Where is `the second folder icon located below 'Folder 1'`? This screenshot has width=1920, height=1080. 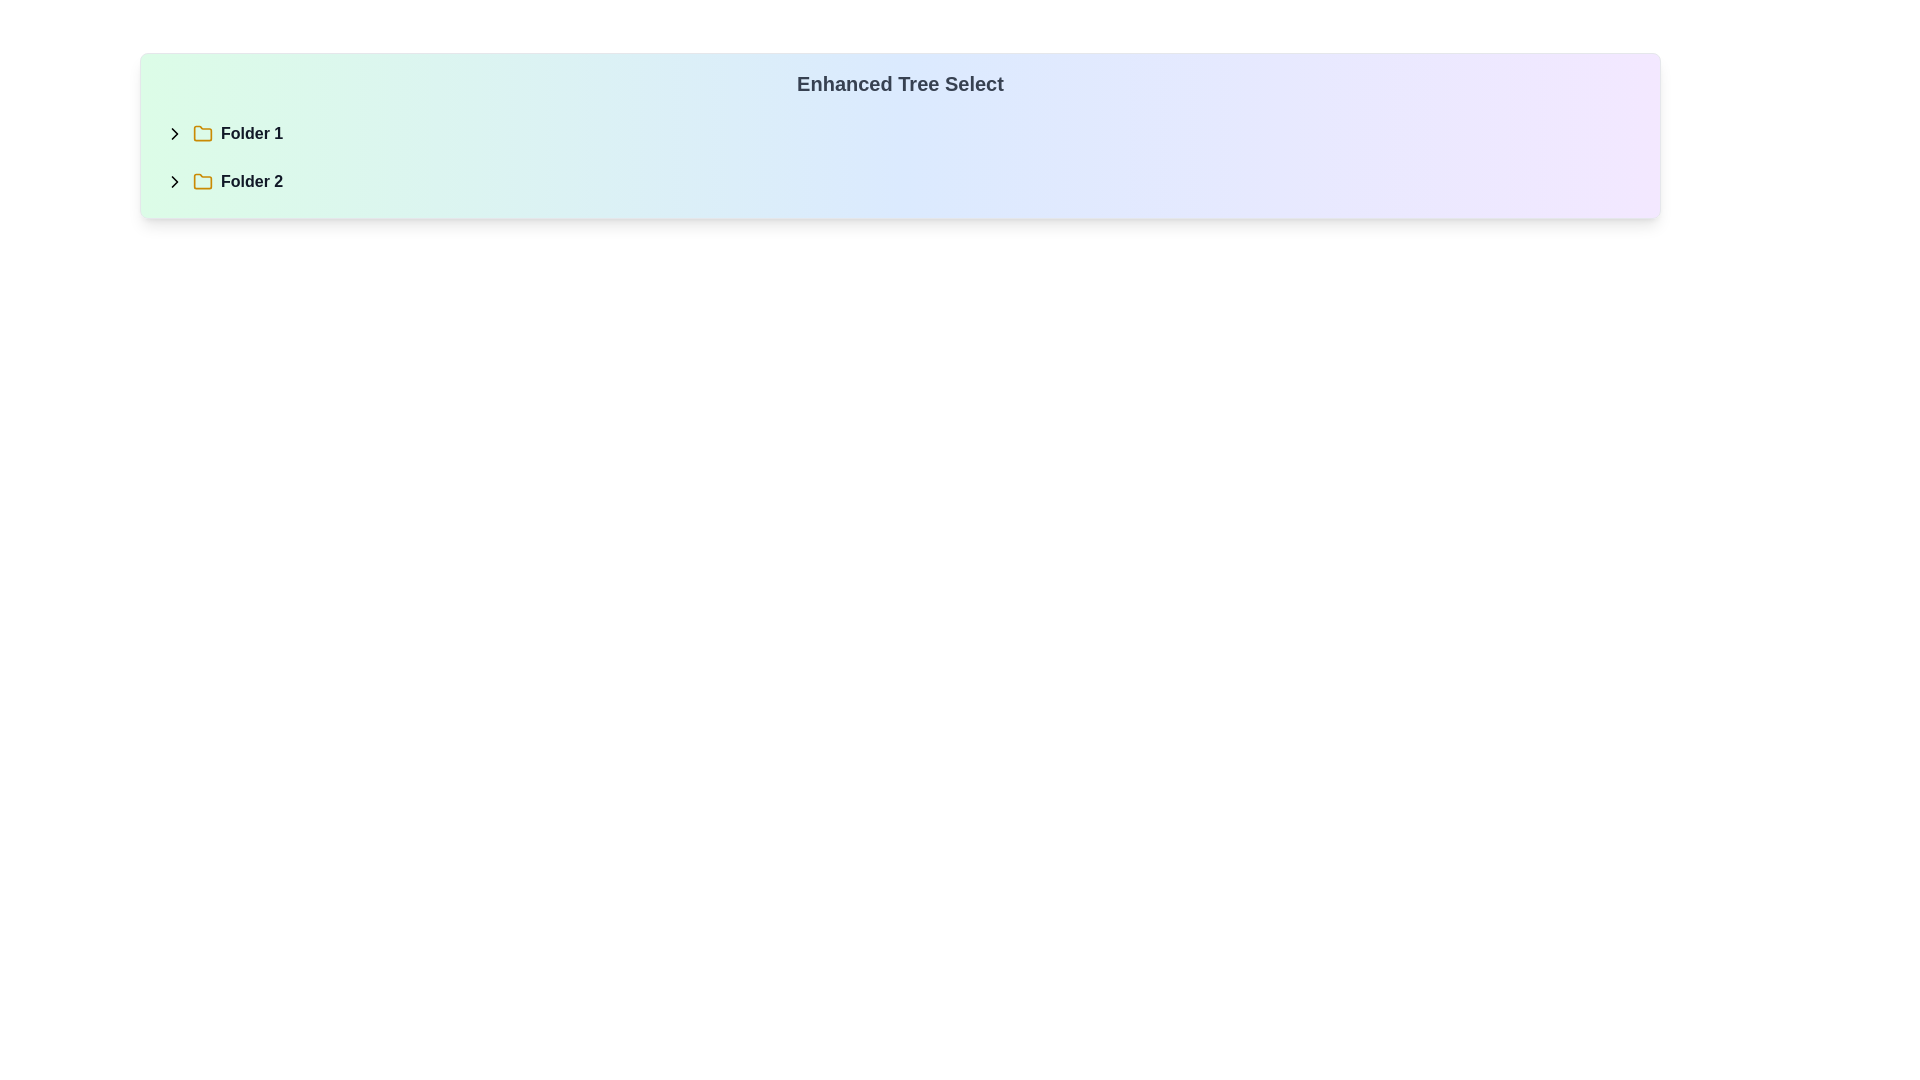 the second folder icon located below 'Folder 1' is located at coordinates (202, 181).